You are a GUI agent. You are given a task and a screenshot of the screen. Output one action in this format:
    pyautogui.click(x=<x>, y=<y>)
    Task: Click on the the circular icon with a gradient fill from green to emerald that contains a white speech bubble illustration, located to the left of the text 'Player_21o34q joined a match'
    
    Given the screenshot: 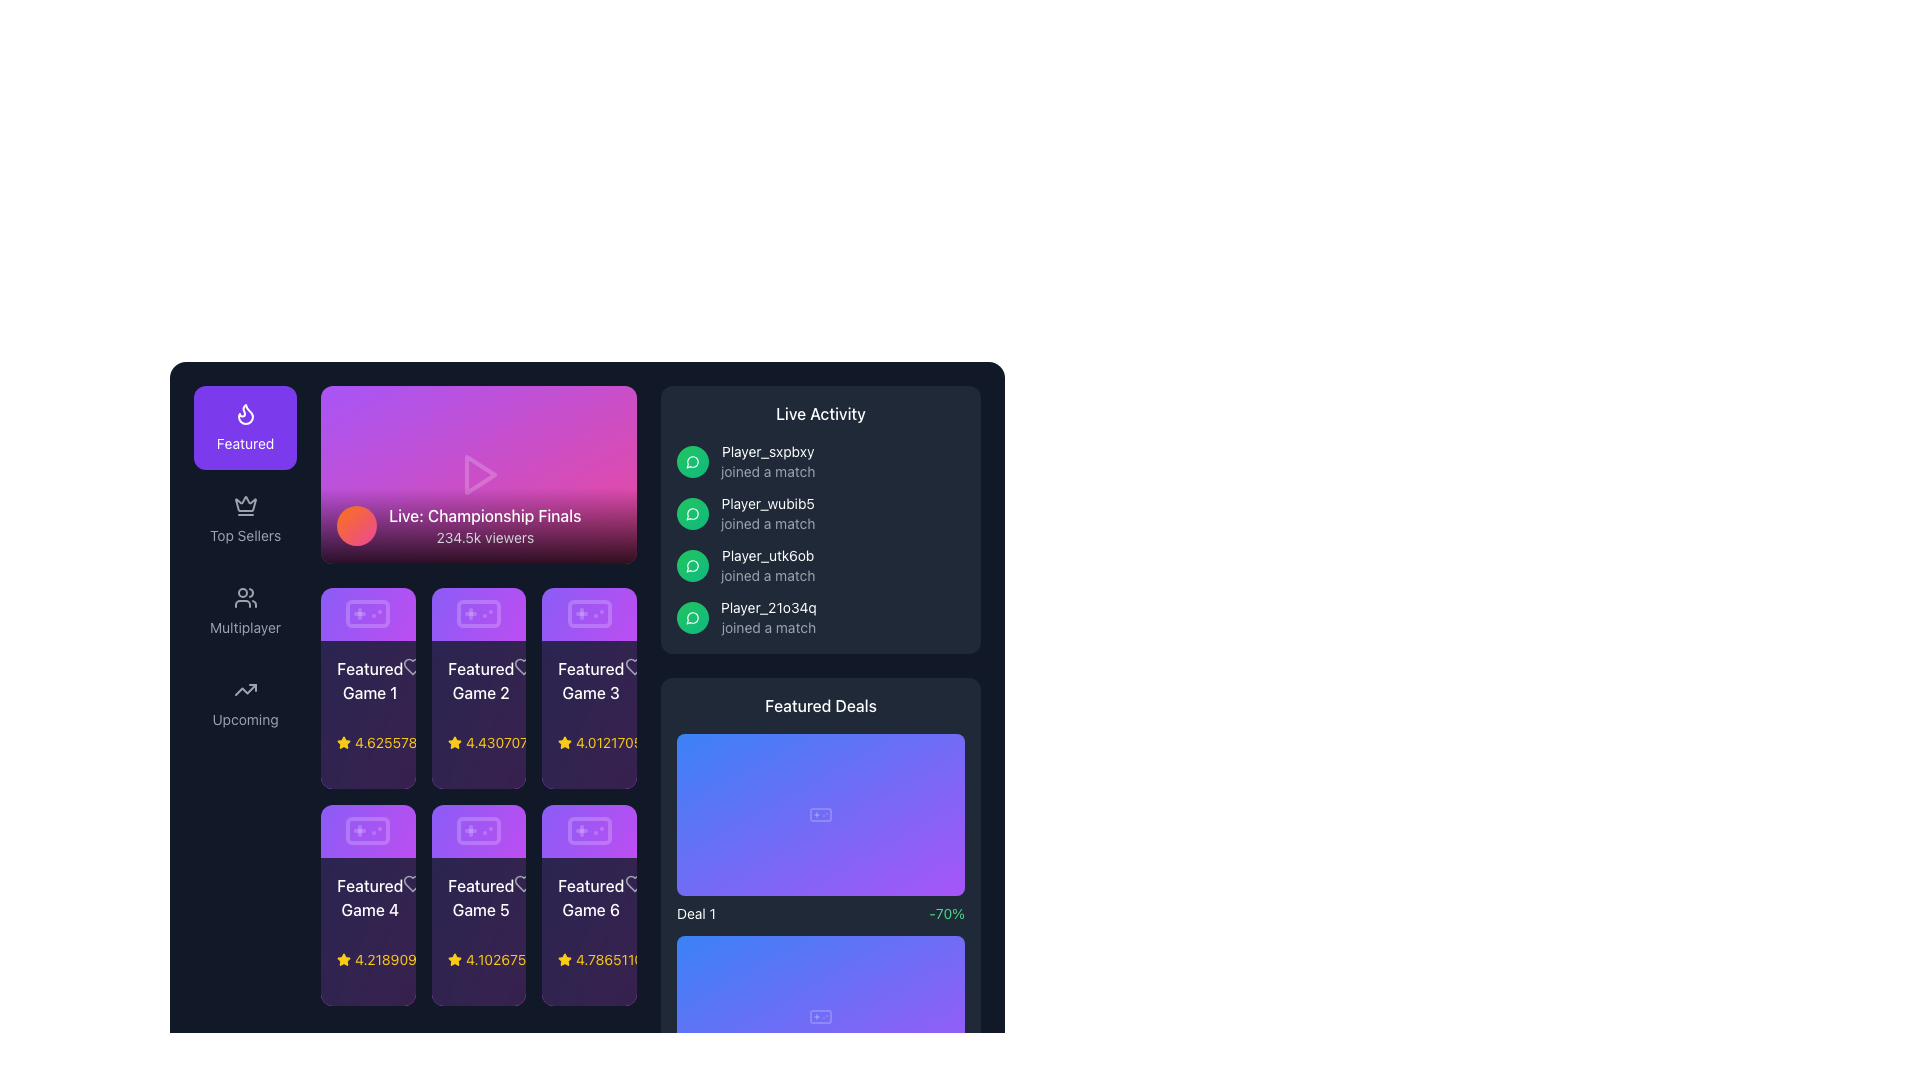 What is the action you would take?
    pyautogui.click(x=692, y=616)
    